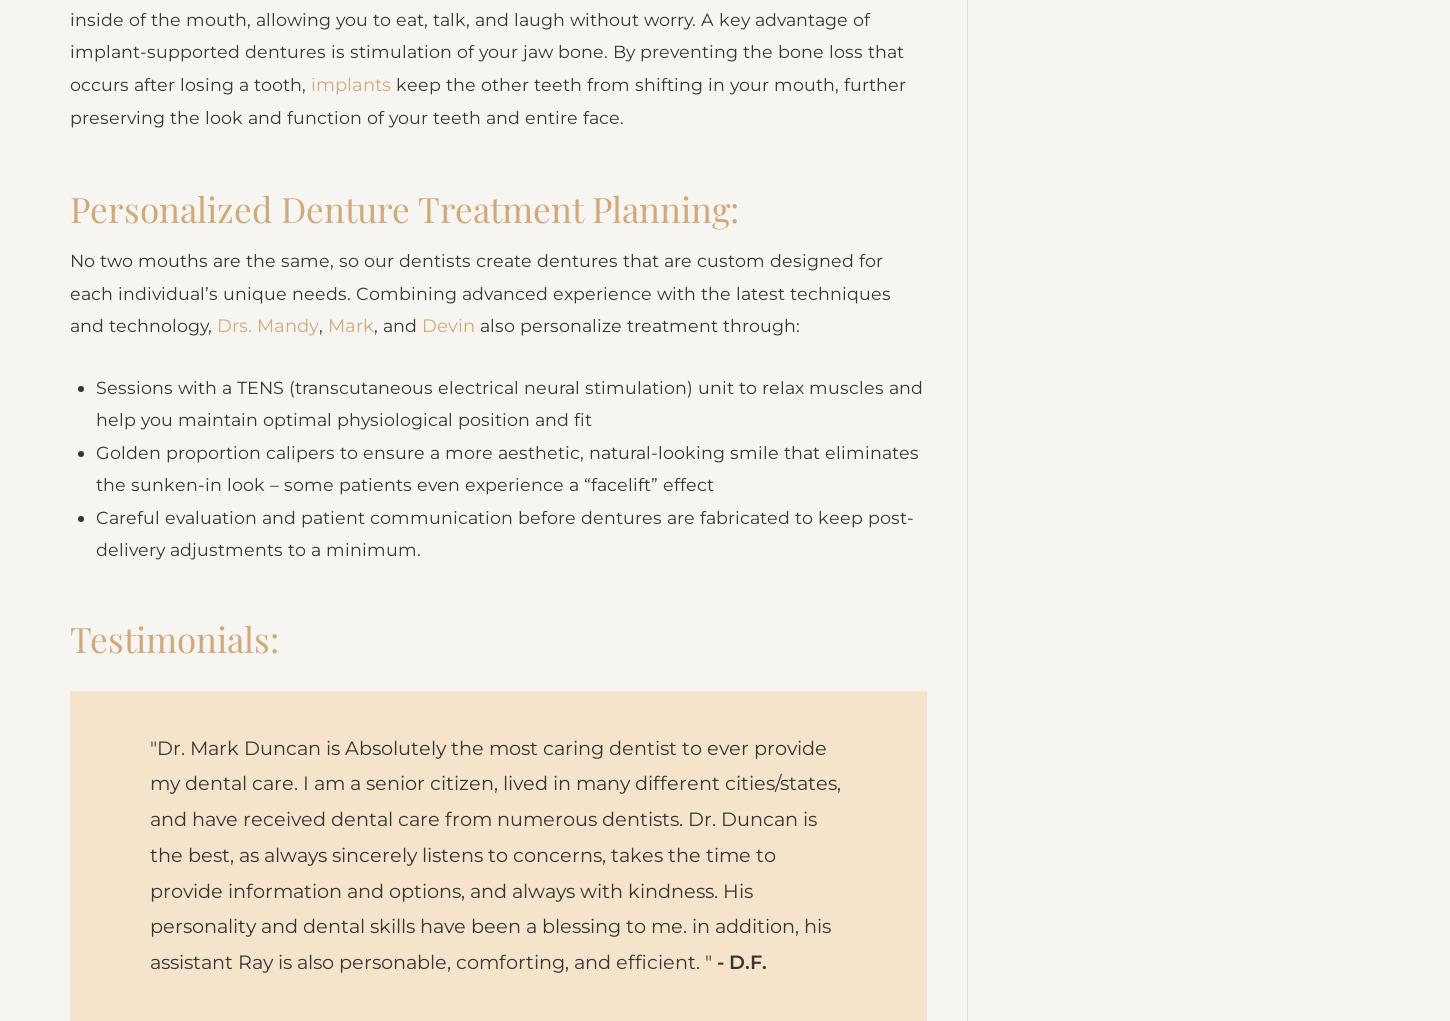  Describe the element at coordinates (352, 361) in the screenshot. I see `'Mark'` at that location.